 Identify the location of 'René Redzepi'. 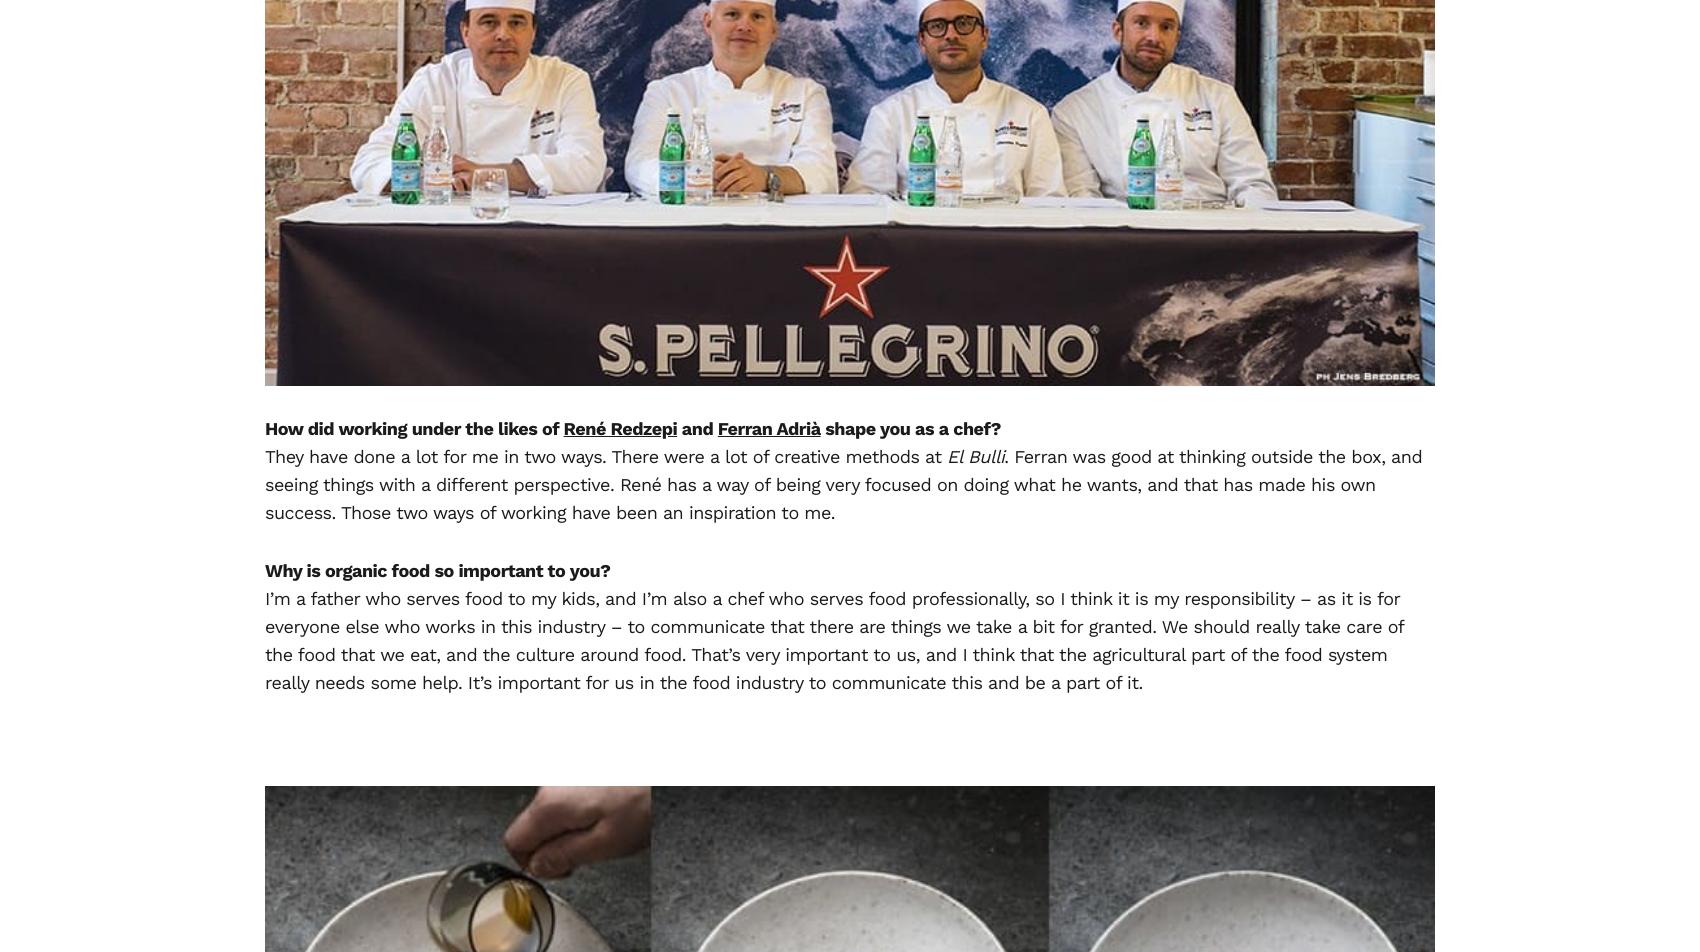
(618, 428).